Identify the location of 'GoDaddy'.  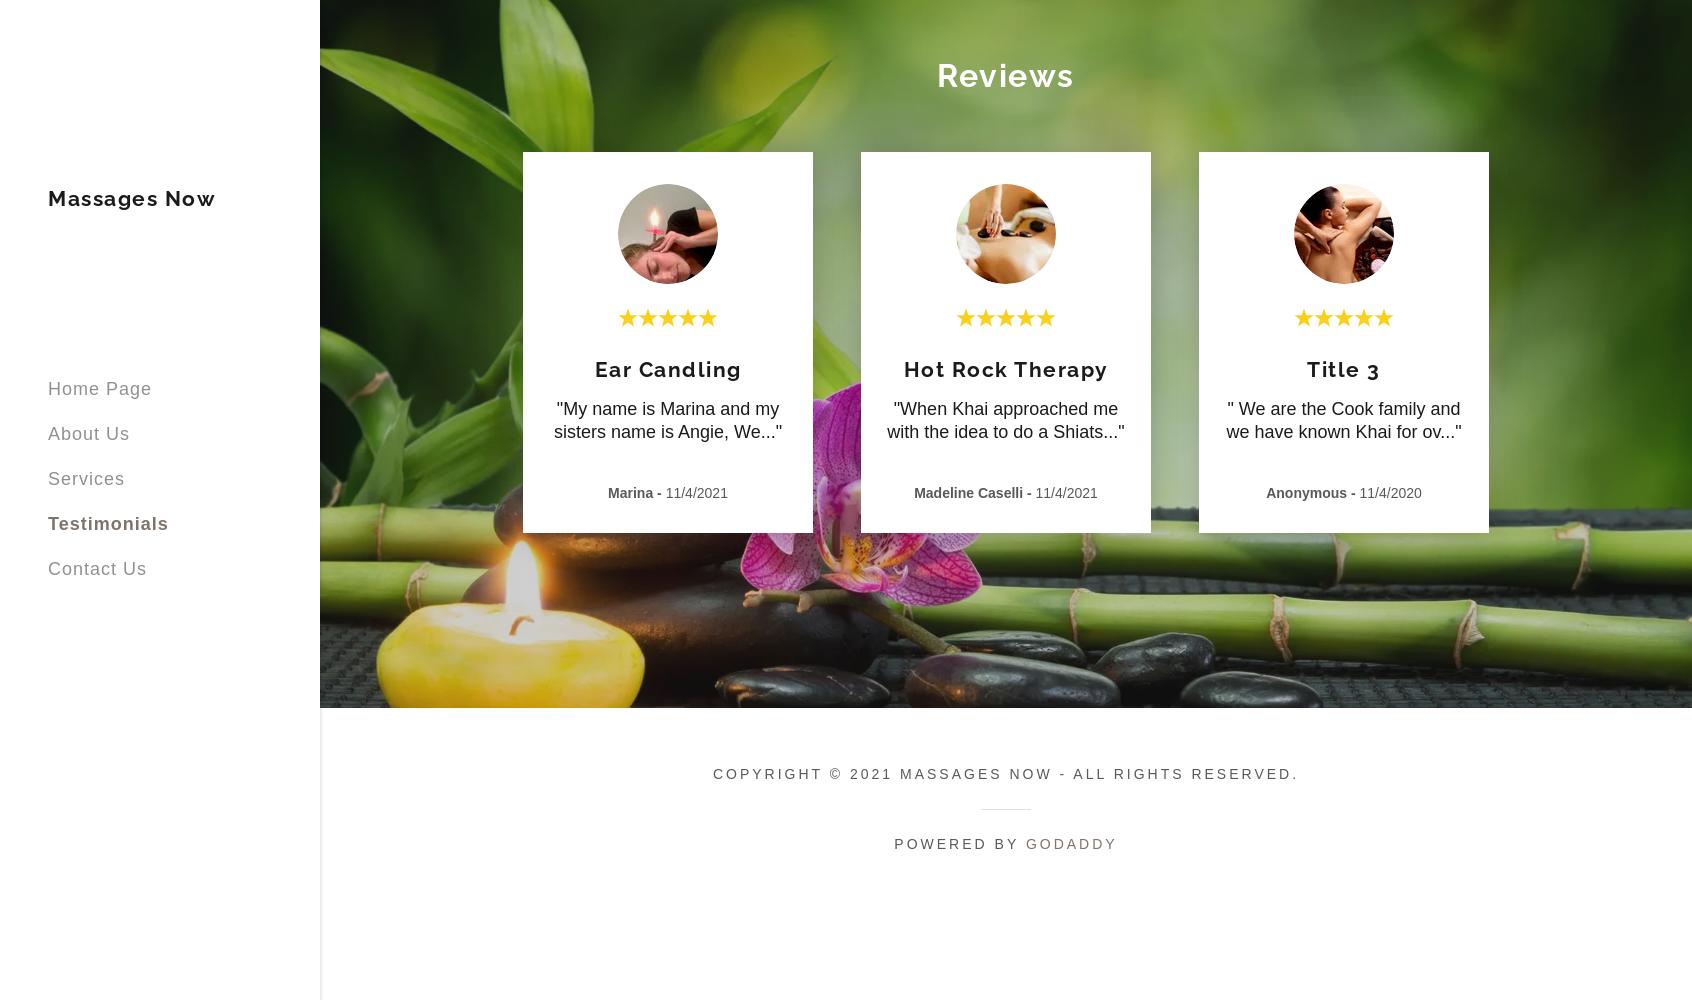
(1071, 843).